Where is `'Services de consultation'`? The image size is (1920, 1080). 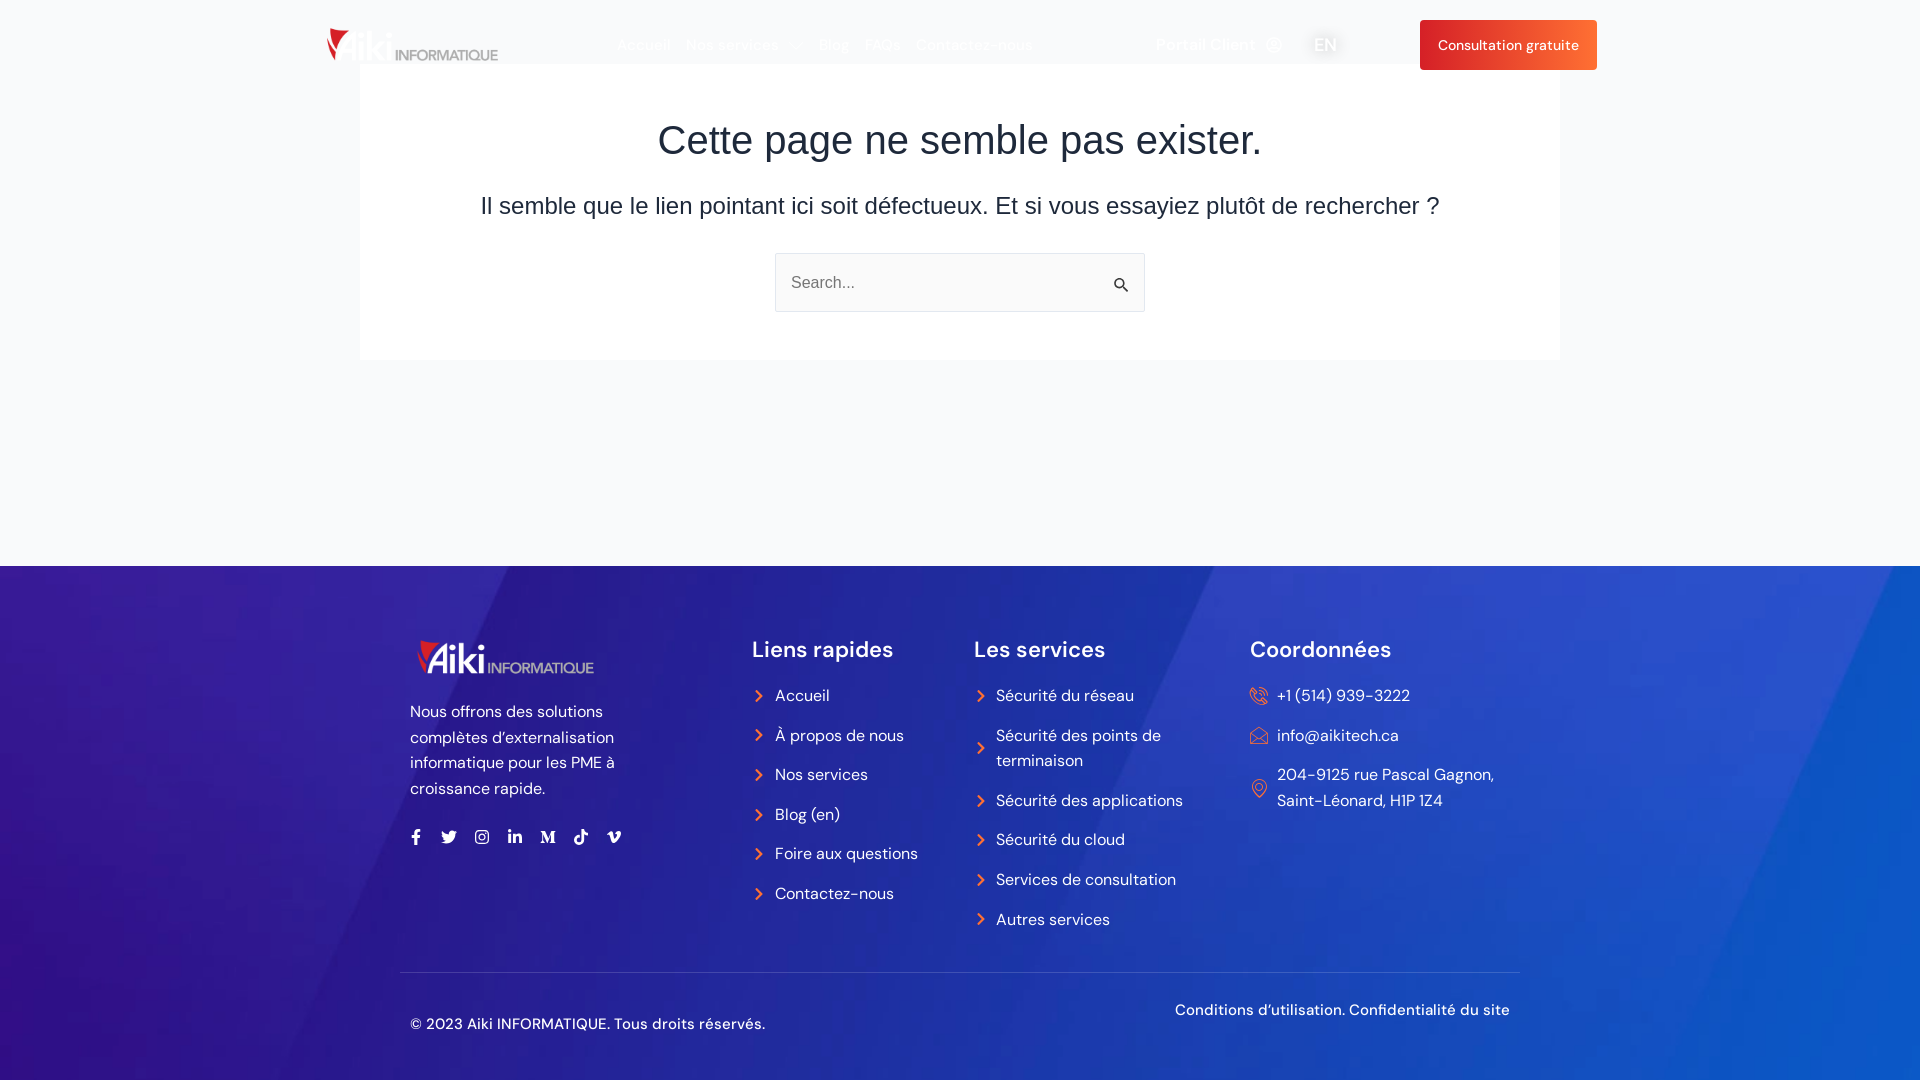
'Services de consultation' is located at coordinates (1101, 878).